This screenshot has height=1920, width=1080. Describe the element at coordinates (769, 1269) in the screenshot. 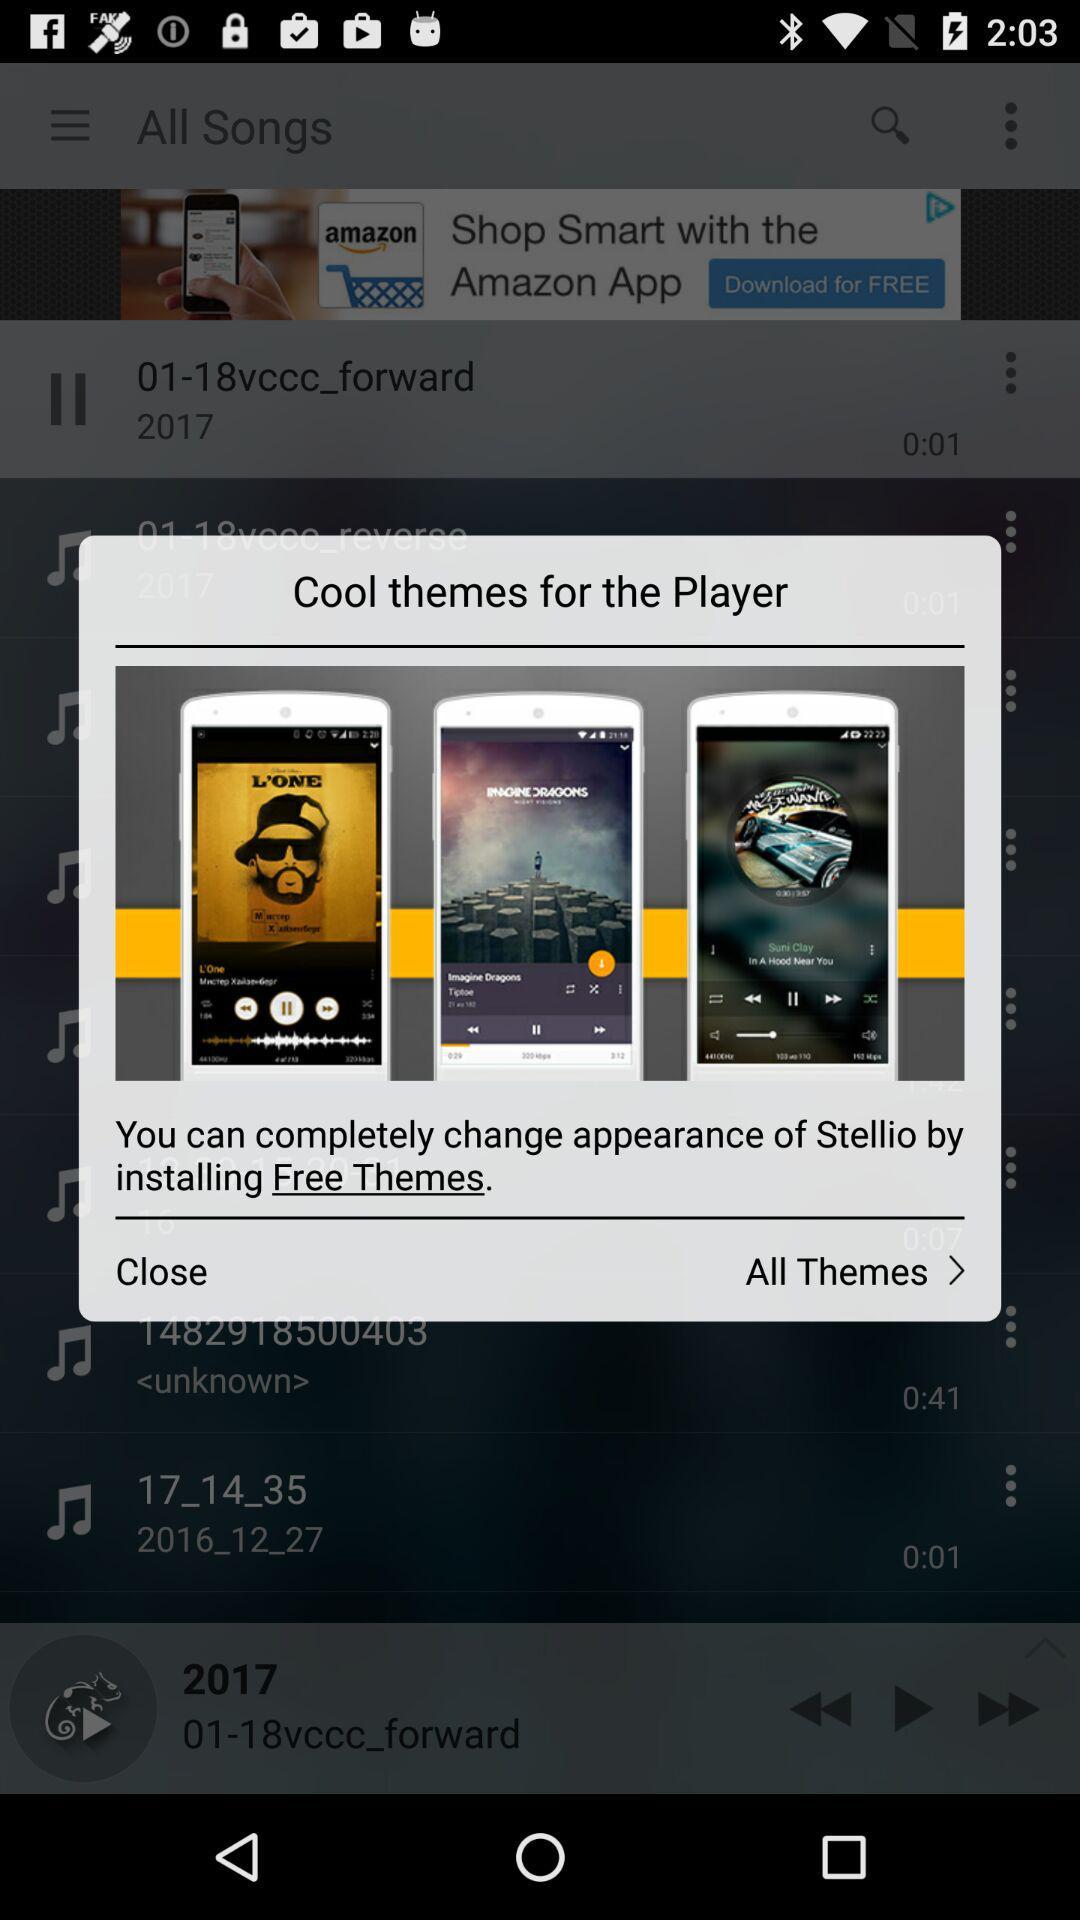

I see `the icon to the right of close icon` at that location.